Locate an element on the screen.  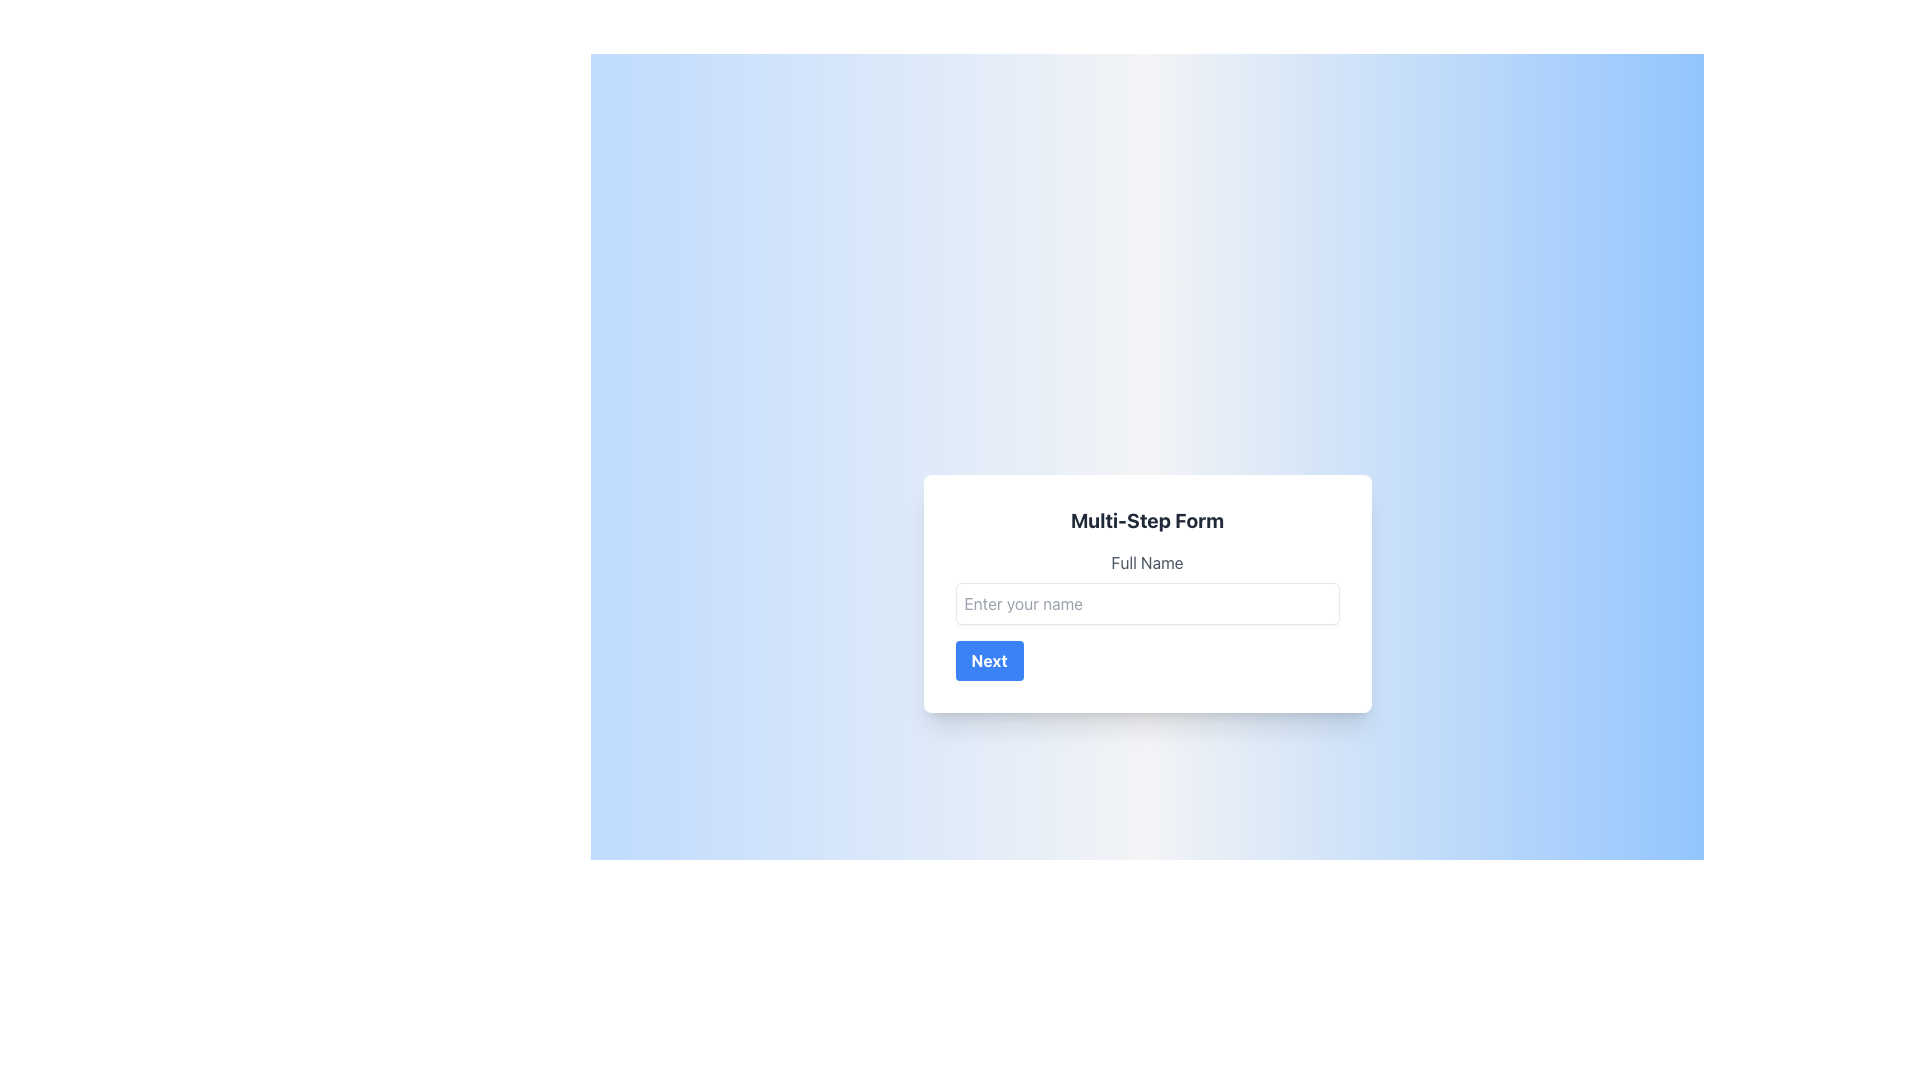
the text label that serves as a descriptive label for the input field for entering a full name, located centrally within a form card is located at coordinates (1147, 563).